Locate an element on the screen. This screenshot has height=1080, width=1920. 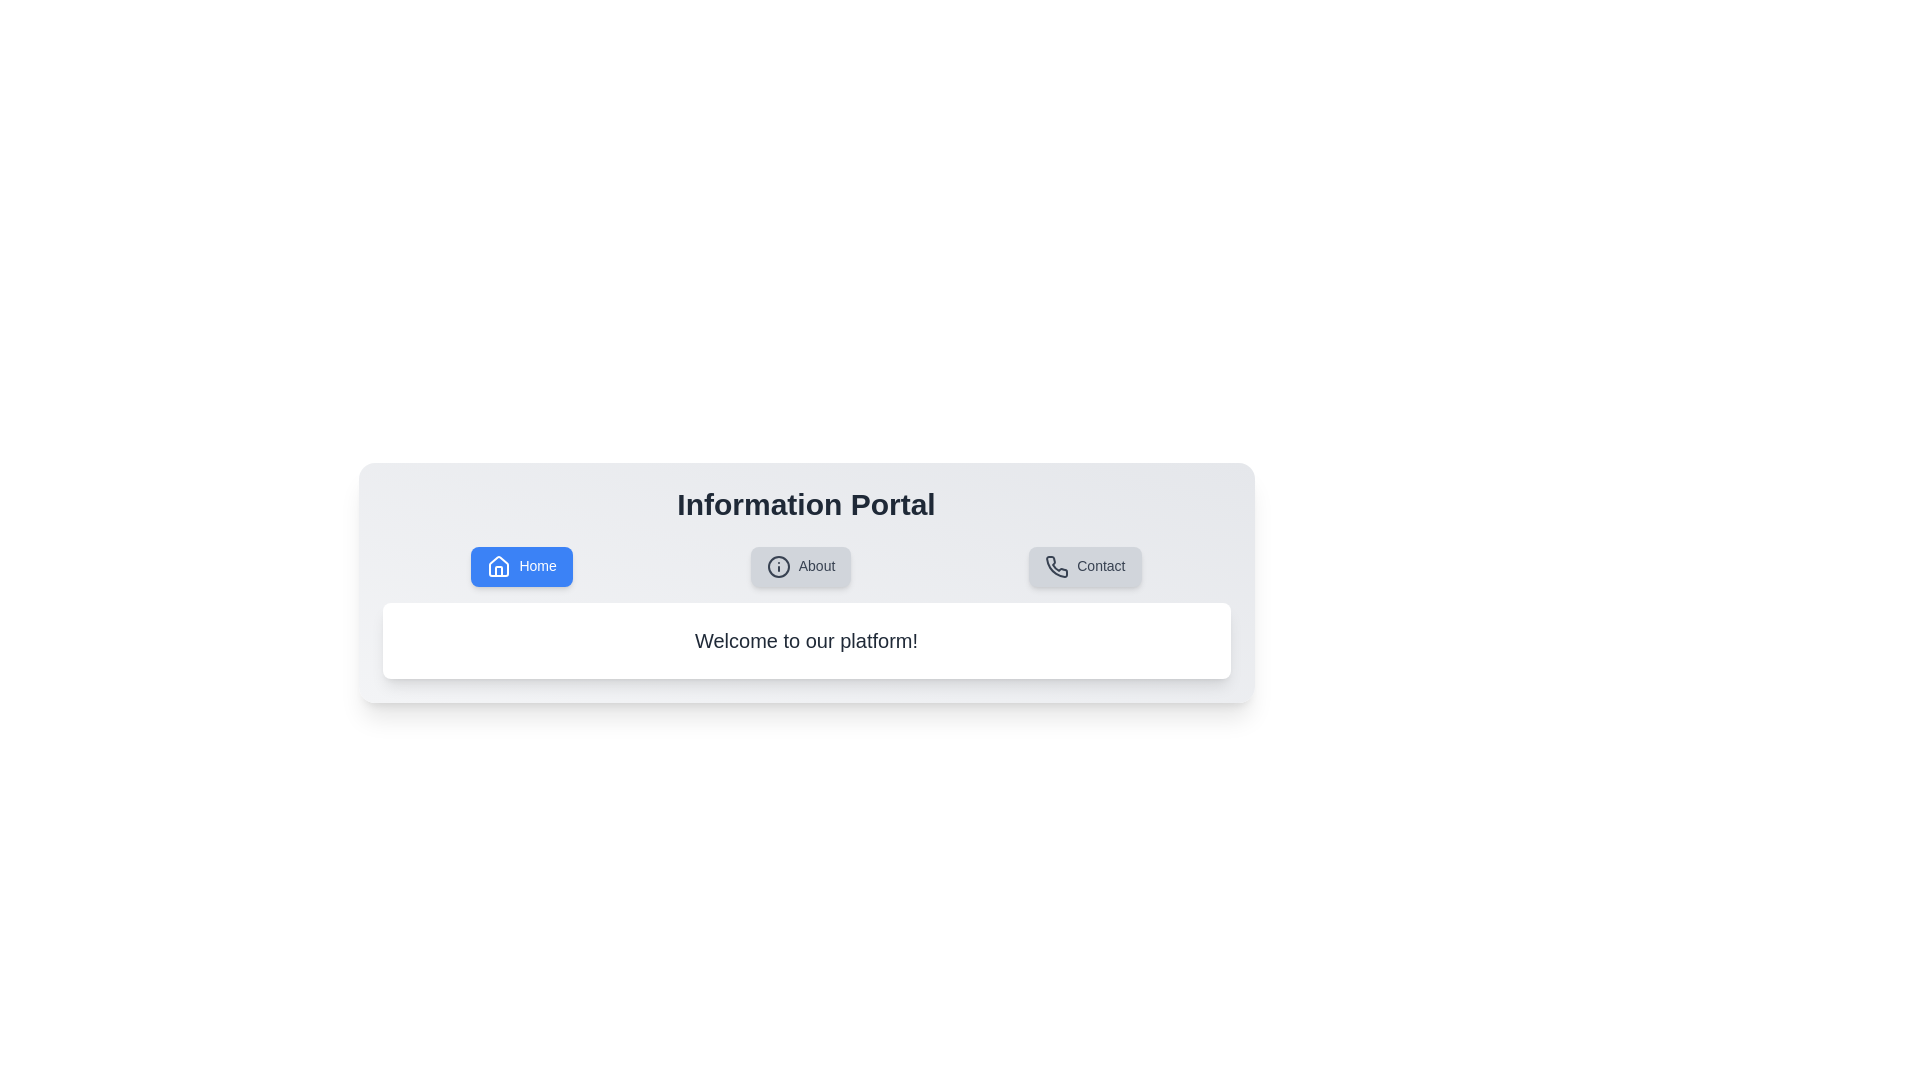
the 'About' navigation button, which is the second button in a horizontal arrangement of three buttons is located at coordinates (801, 567).